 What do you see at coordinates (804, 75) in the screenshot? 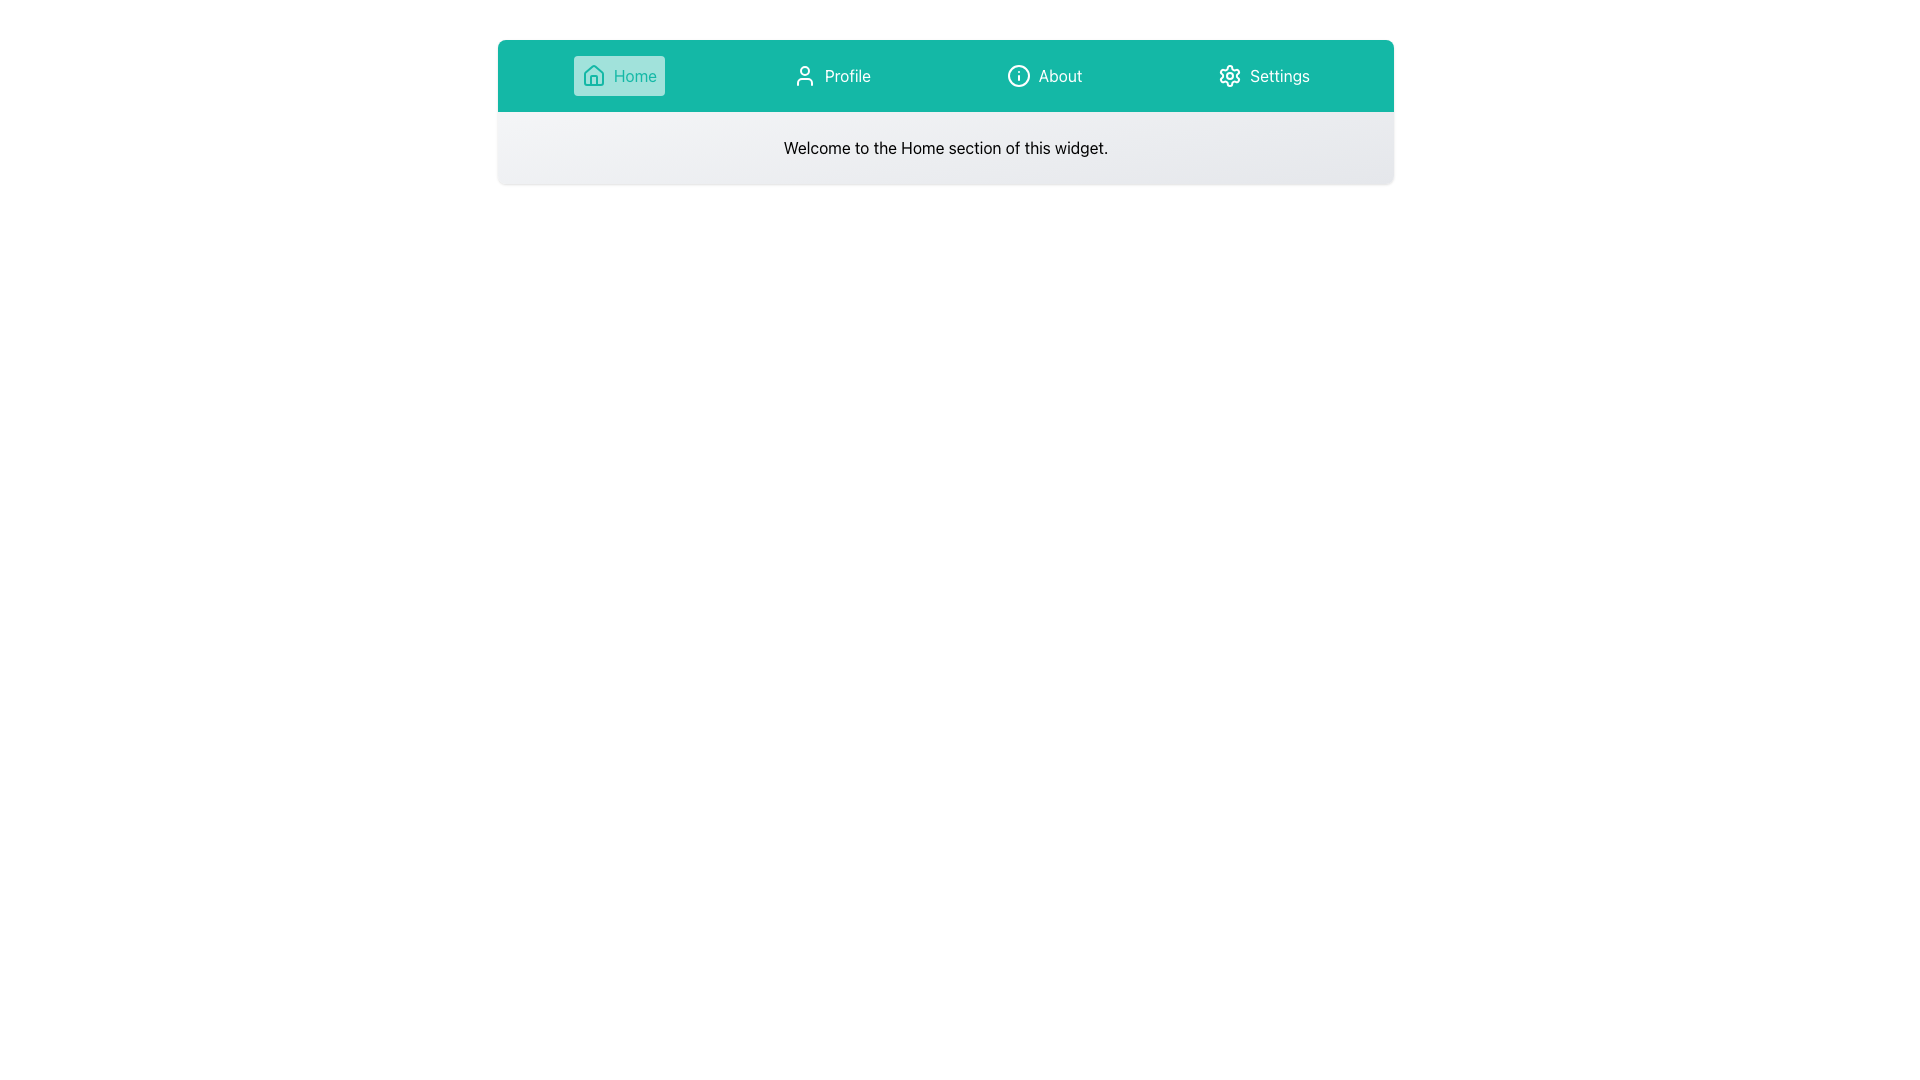
I see `the user profile icon located inside the 'Profile' button in the navigation bar at the top of the interface` at bounding box center [804, 75].